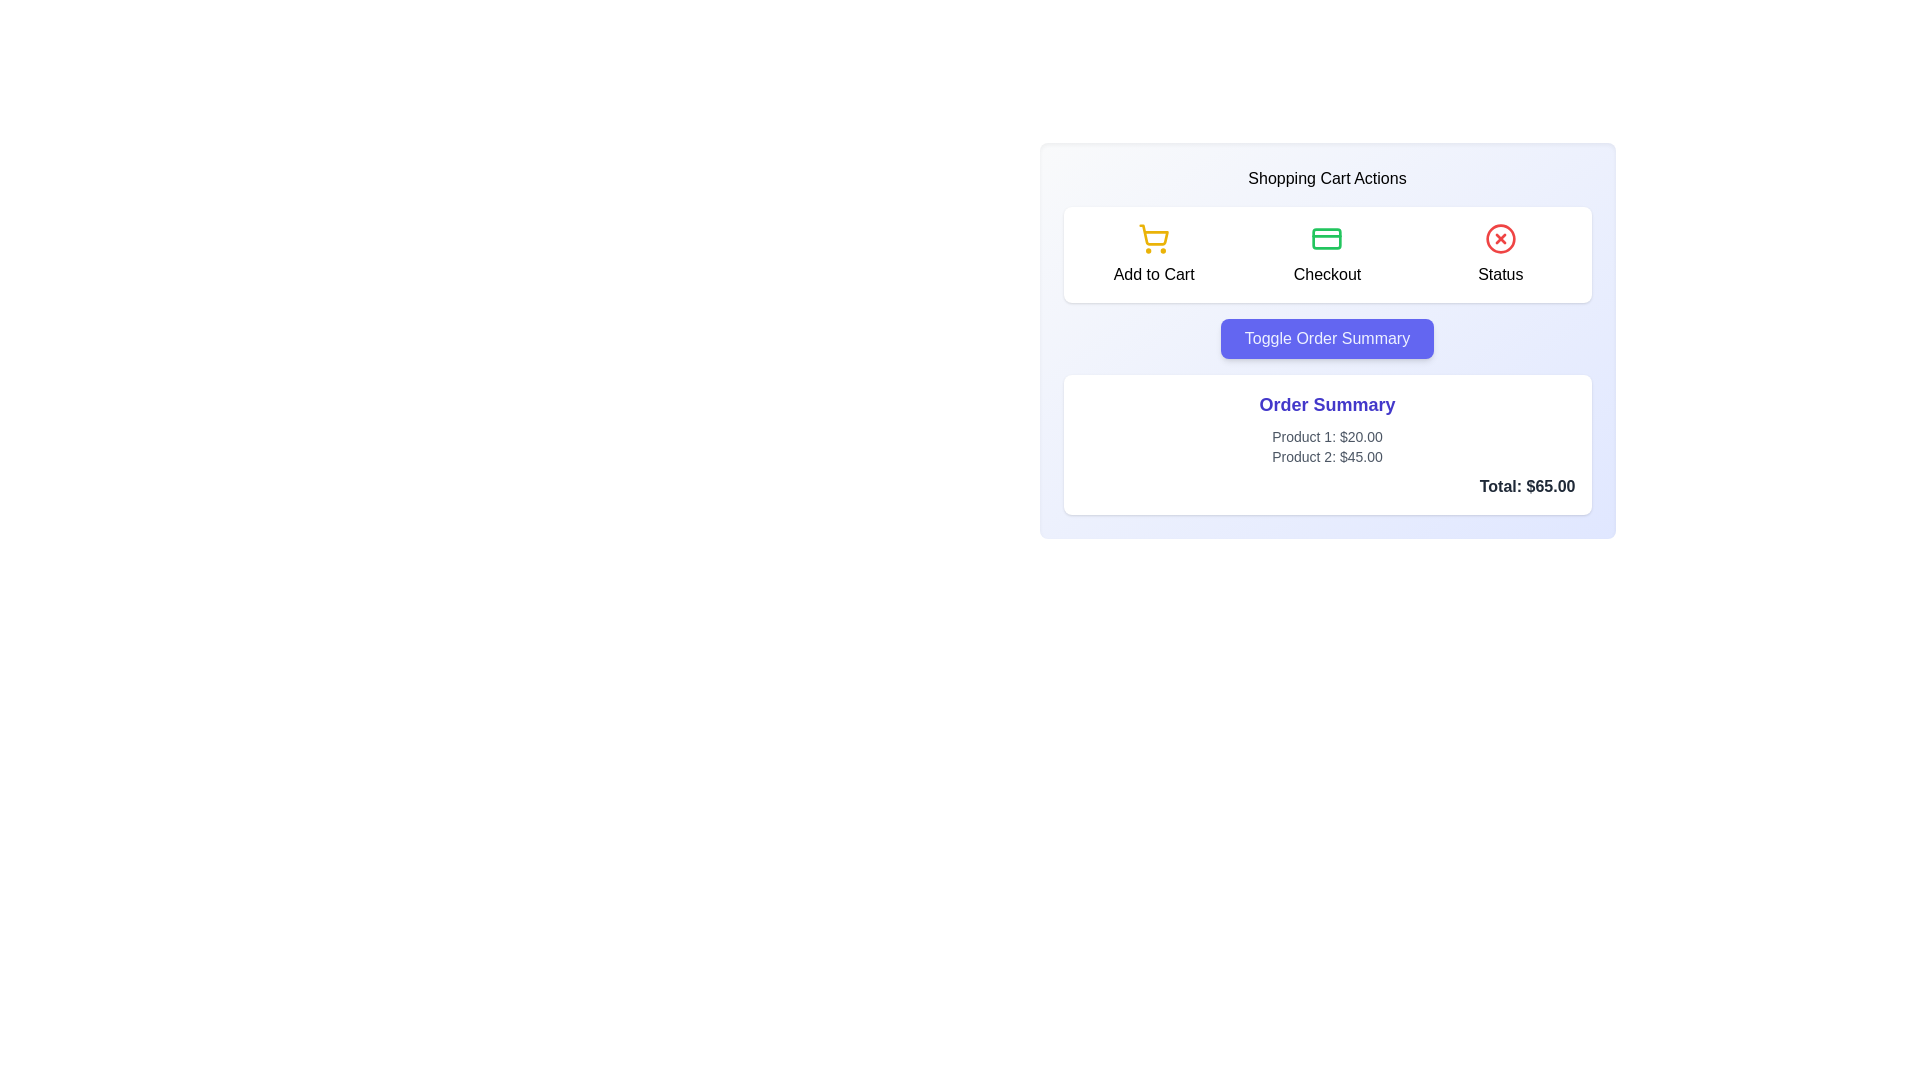  Describe the element at coordinates (1327, 435) in the screenshot. I see `the text label displaying 'Product 1: $20.00' in the 'Order Summary' section, which is the first item in the product list` at that location.